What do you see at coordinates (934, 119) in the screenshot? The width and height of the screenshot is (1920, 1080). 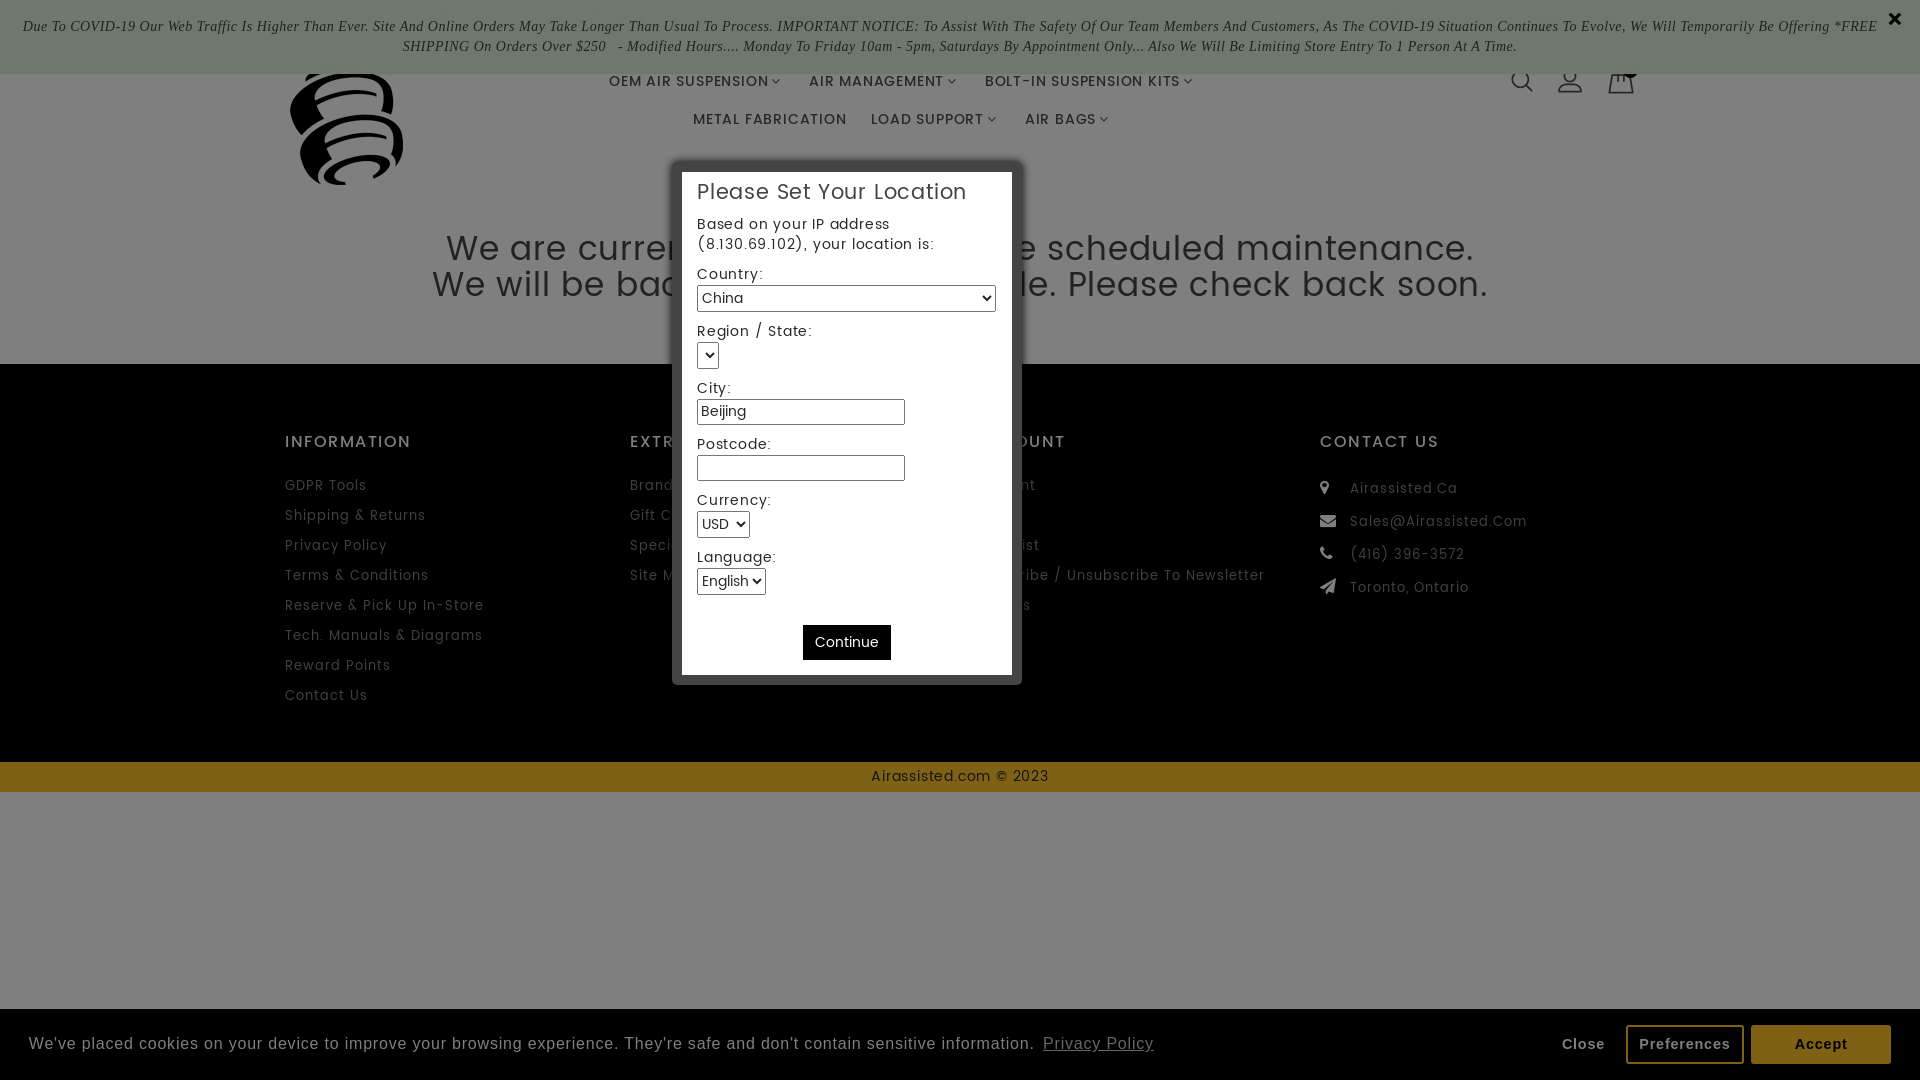 I see `'LOAD SUPPORT'` at bounding box center [934, 119].